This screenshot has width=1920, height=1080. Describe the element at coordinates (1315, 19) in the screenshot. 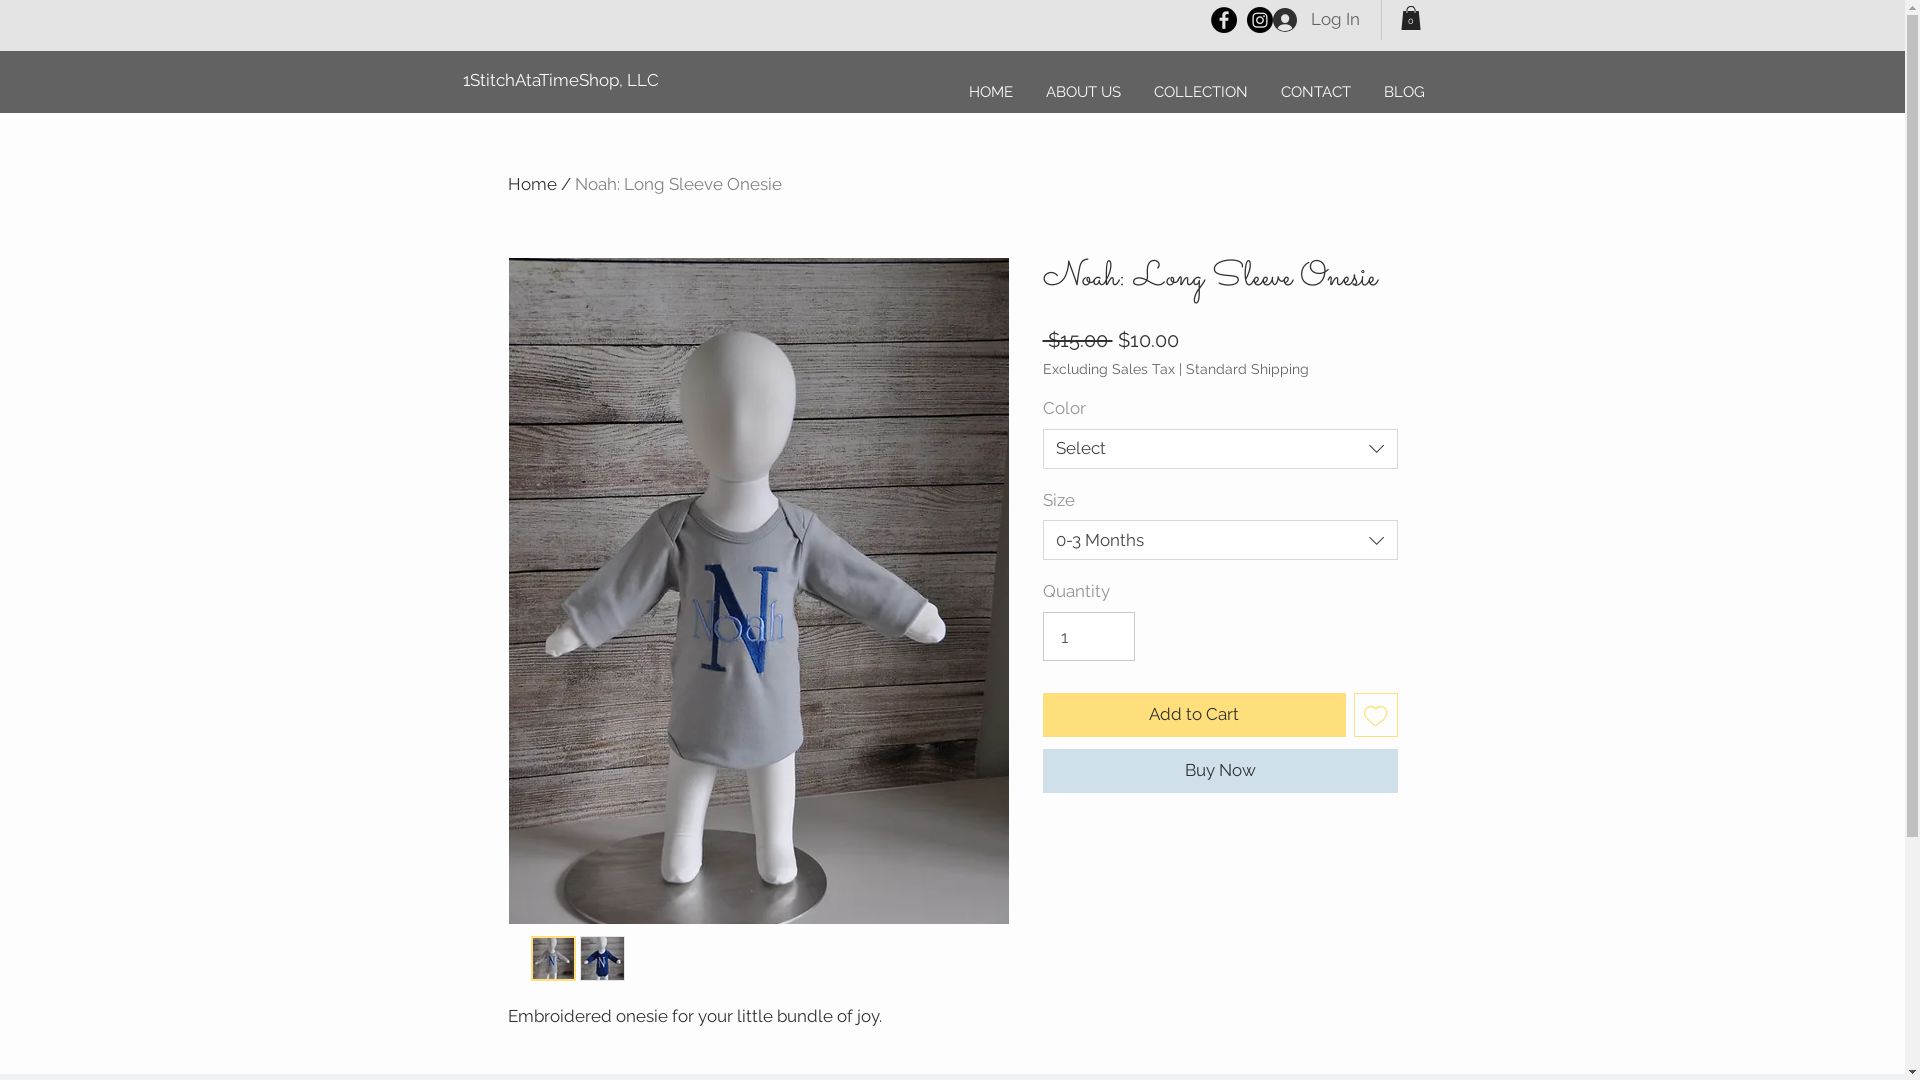

I see `'Log In'` at that location.